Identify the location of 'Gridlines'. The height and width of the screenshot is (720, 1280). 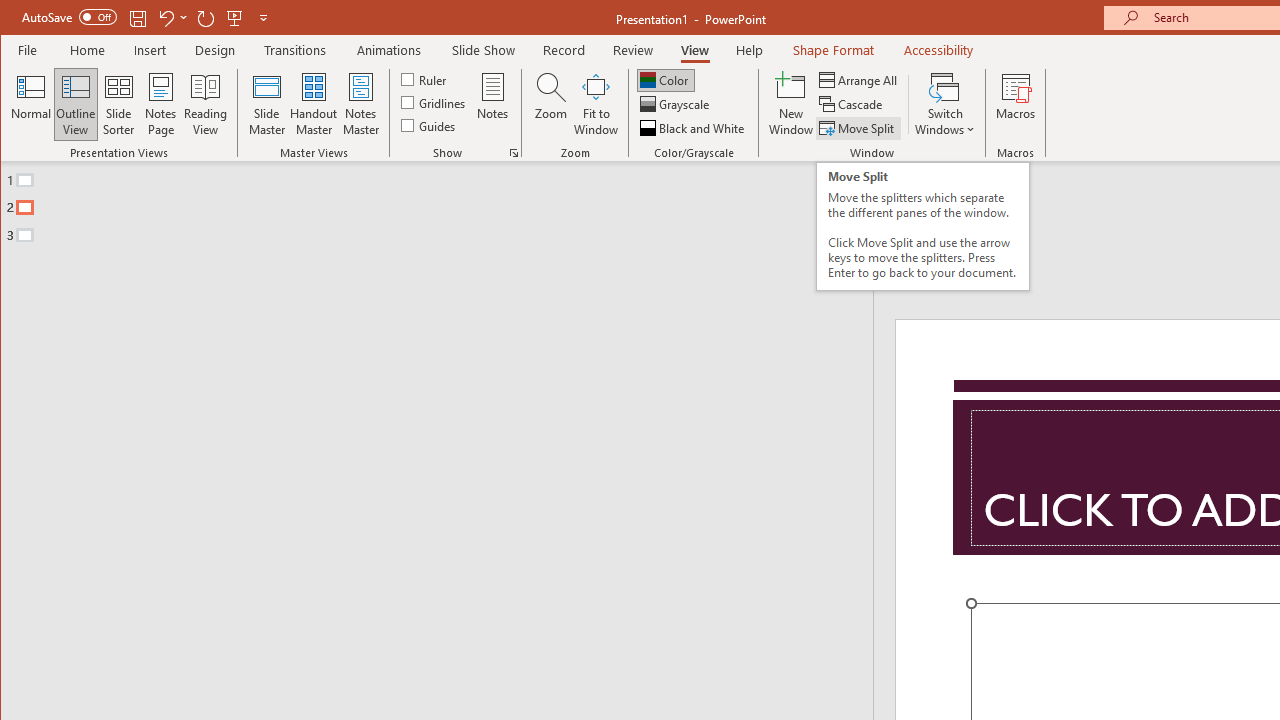
(434, 102).